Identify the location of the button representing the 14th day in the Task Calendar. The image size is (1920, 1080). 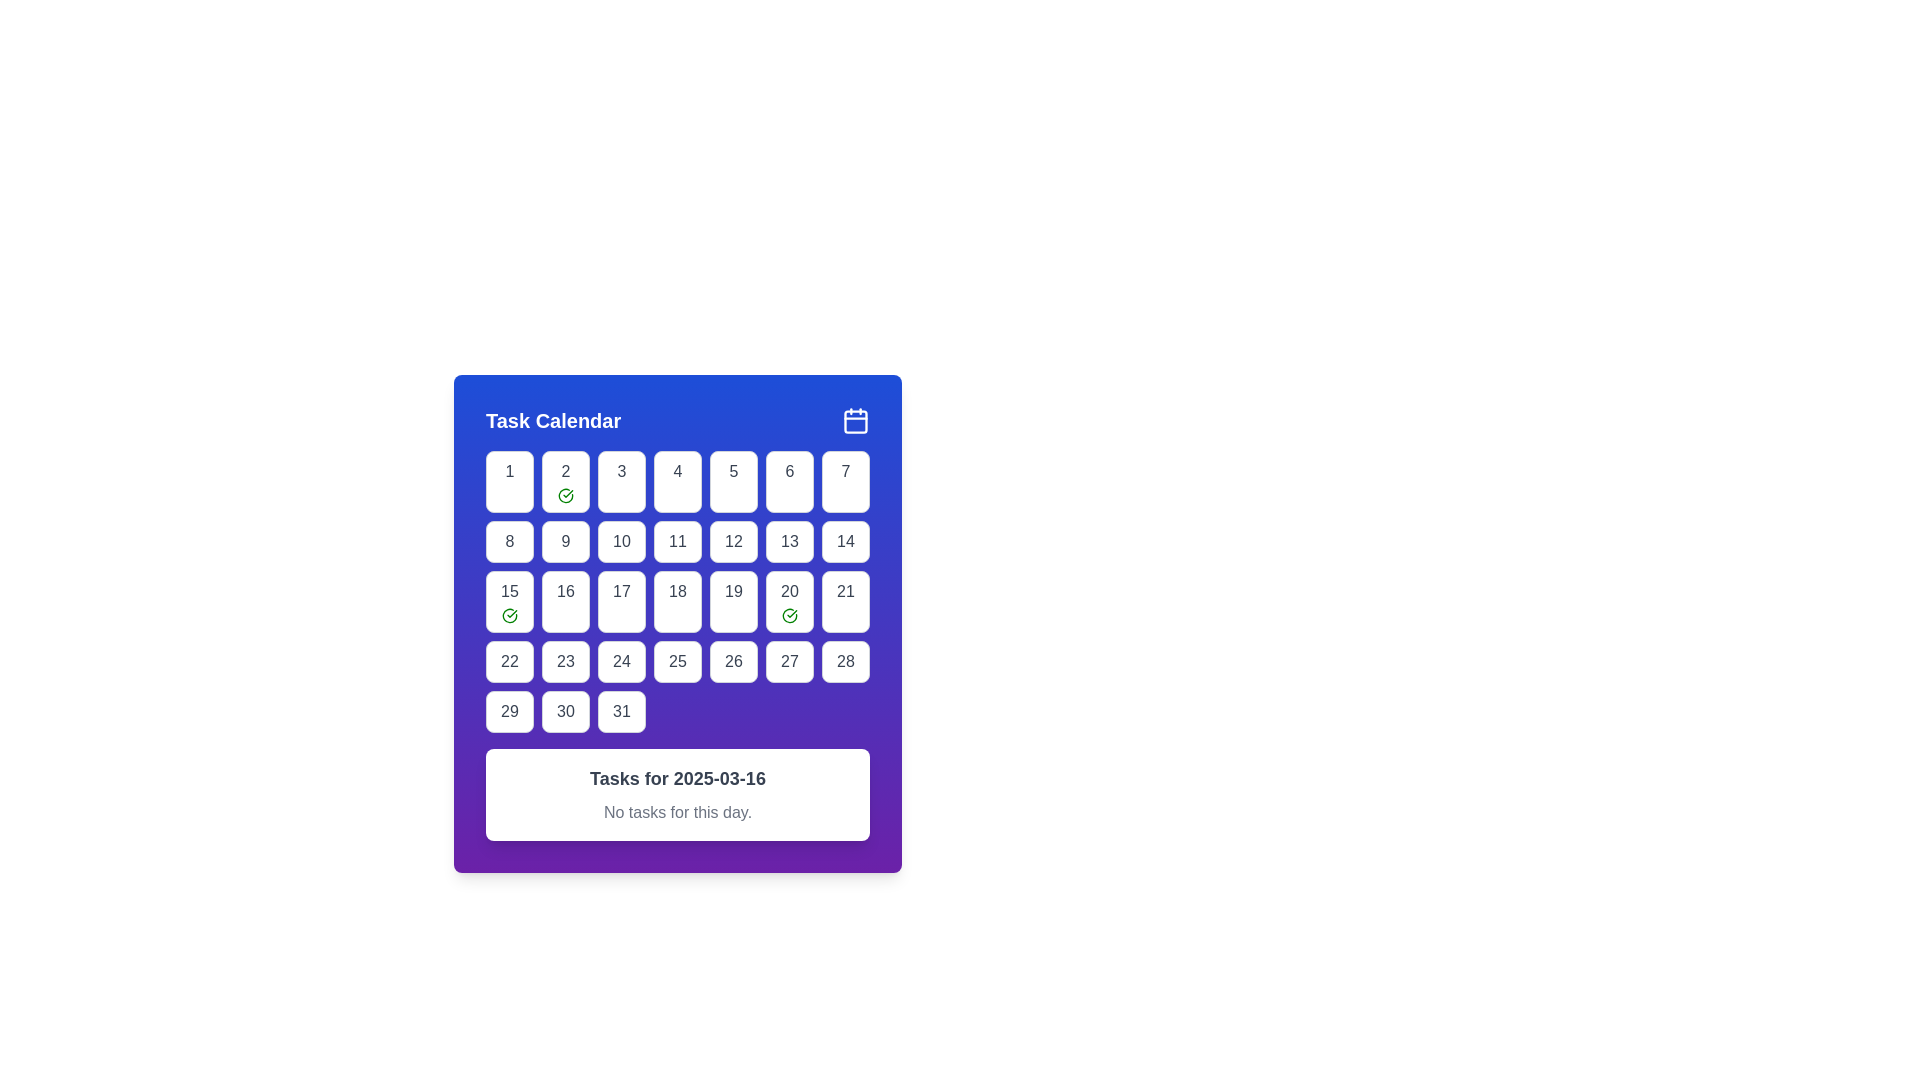
(845, 542).